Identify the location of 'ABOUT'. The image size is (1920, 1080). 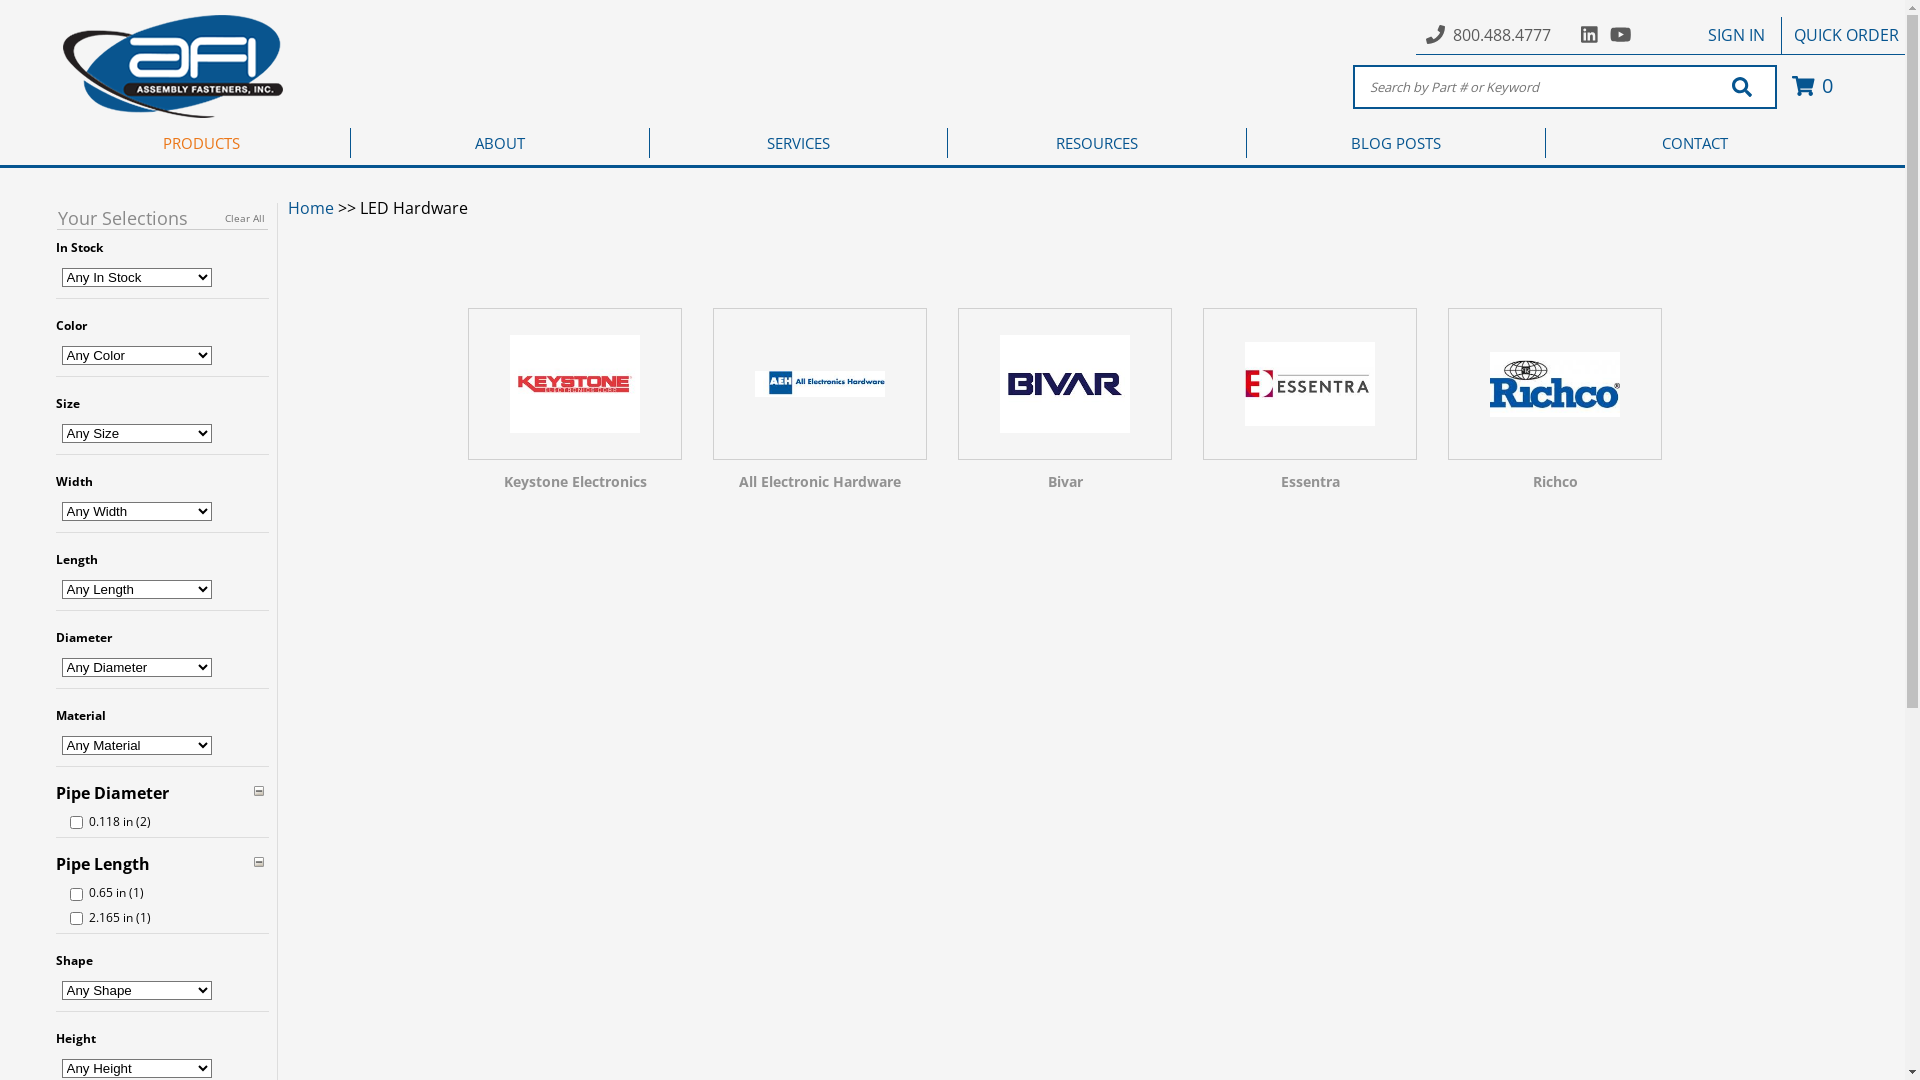
(500, 141).